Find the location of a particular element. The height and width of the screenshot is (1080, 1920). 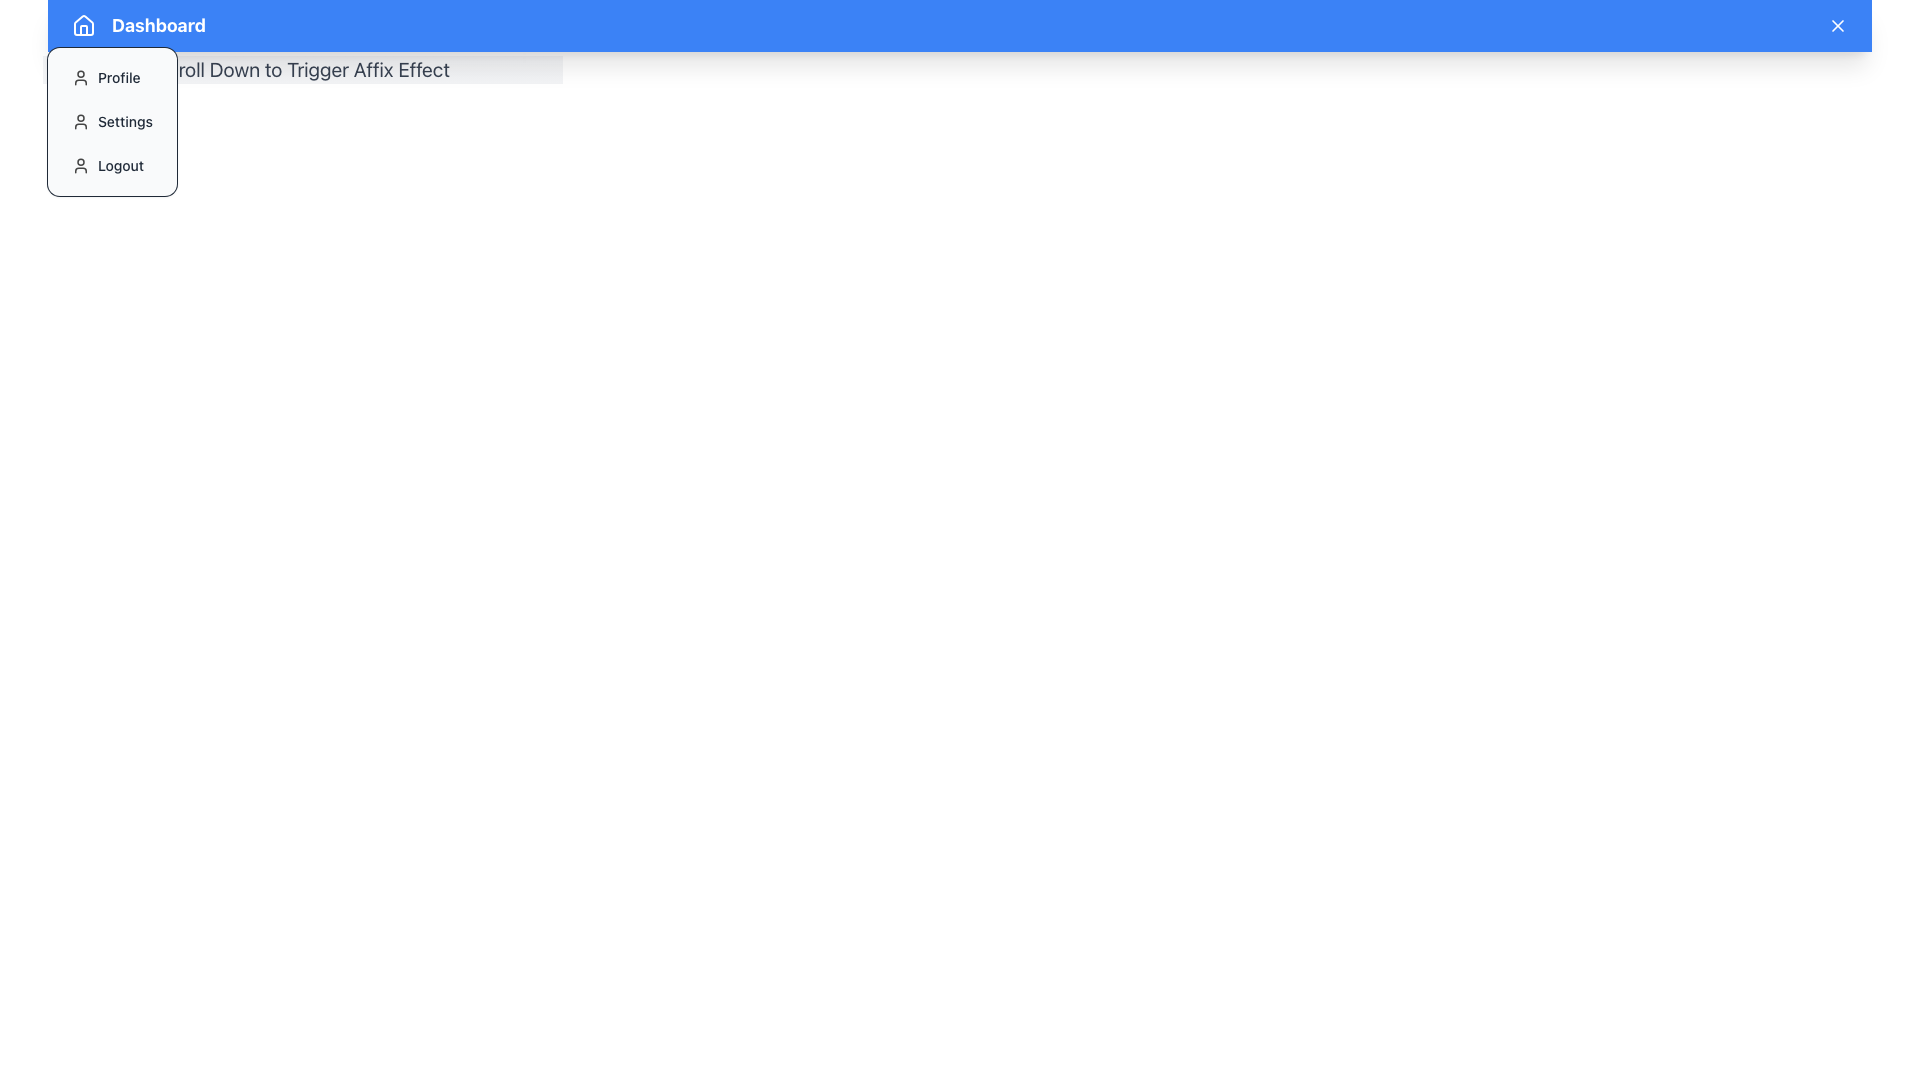

the house-shaped icon located on the left side of the header bar is located at coordinates (82, 26).